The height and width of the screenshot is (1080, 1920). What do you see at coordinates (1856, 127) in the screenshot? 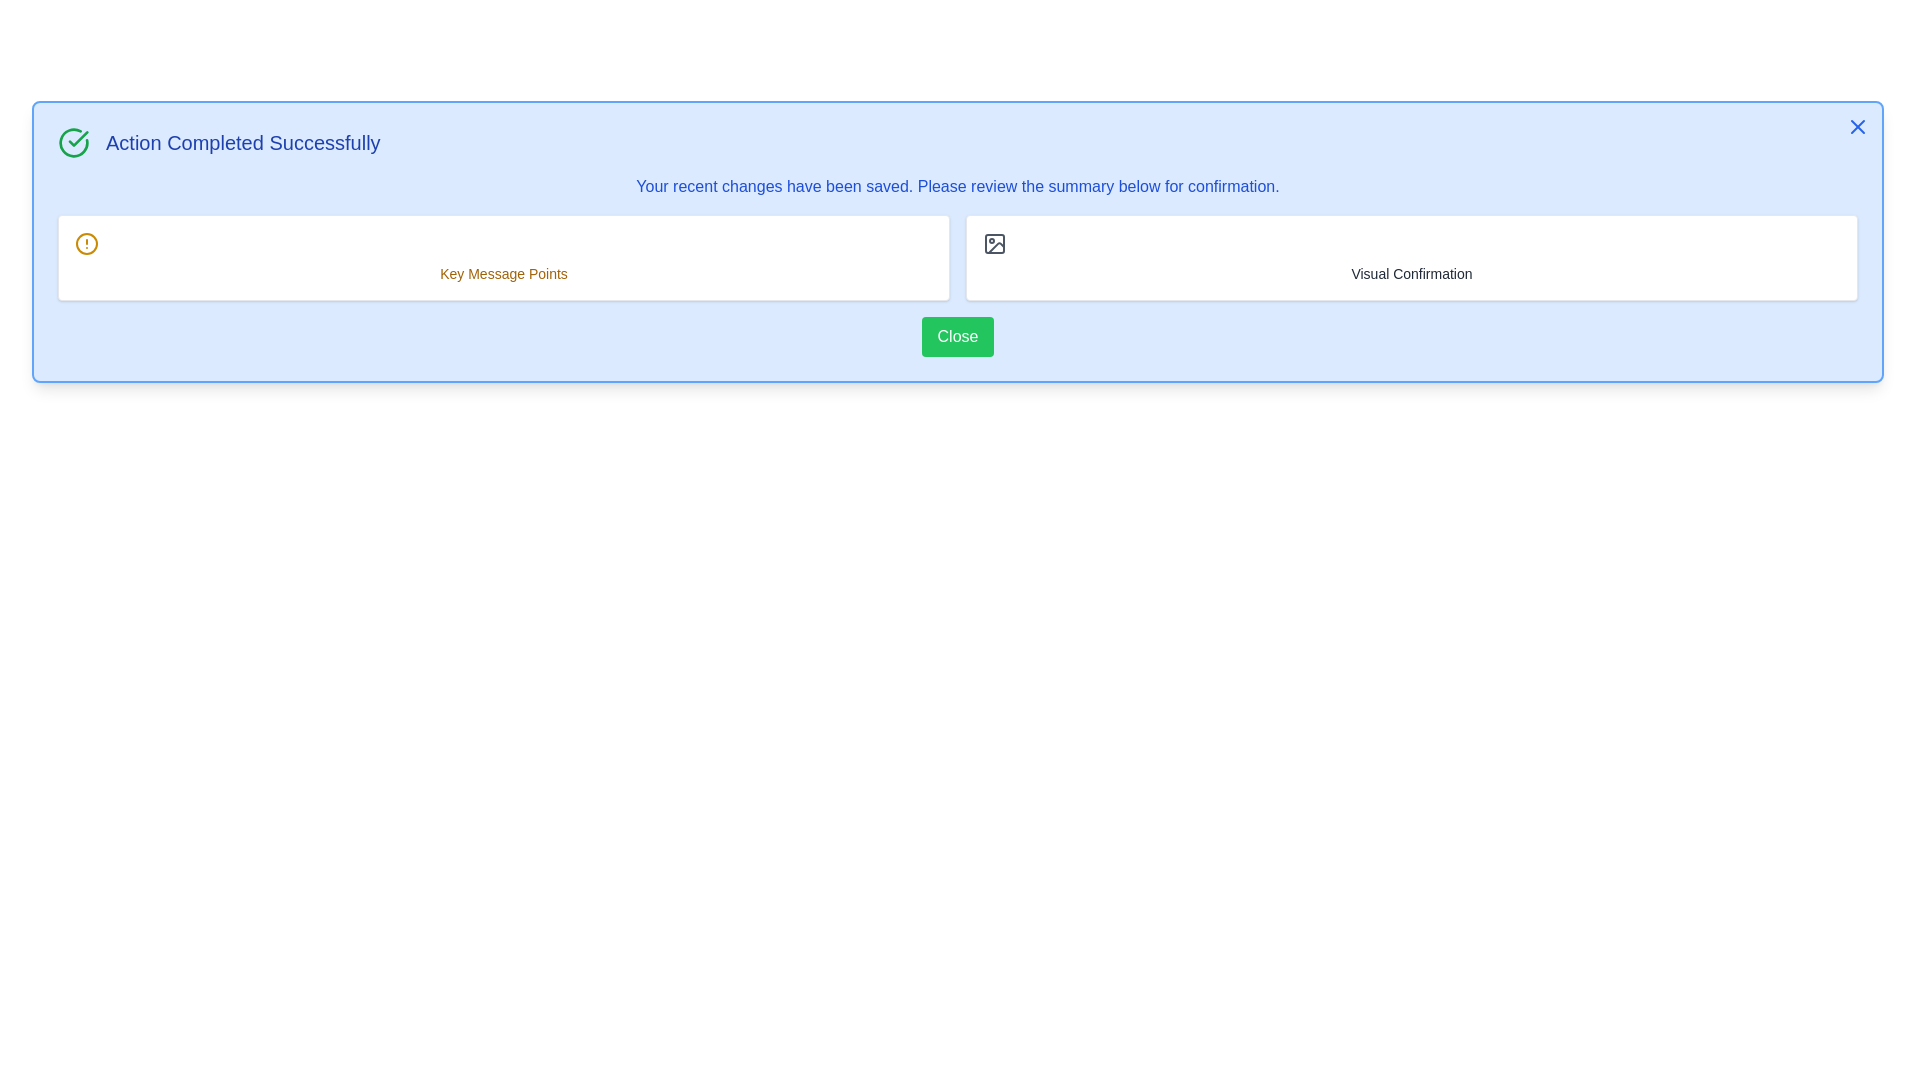
I see `the close icon to observe its hover effect` at bounding box center [1856, 127].